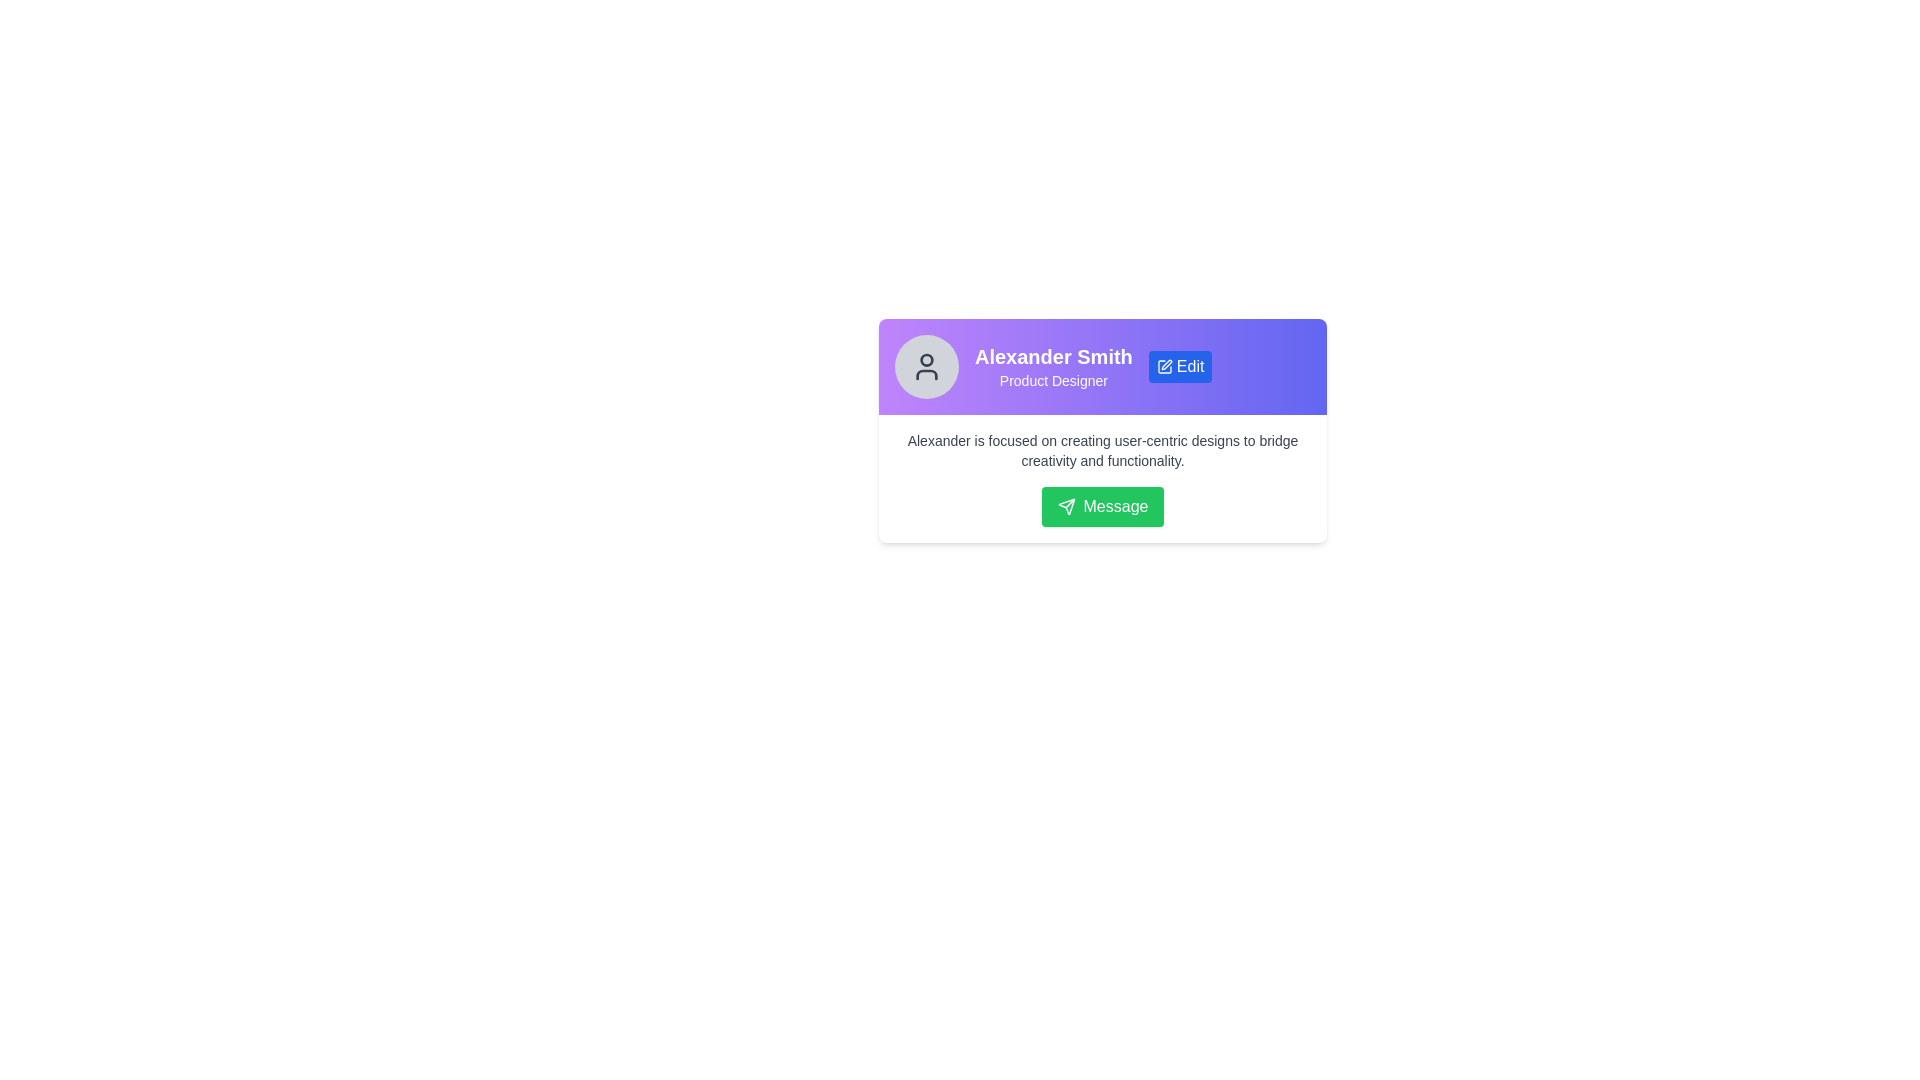 This screenshot has width=1920, height=1080. I want to click on the blue rectangular button labeled 'Edit' with a pencil icon, located to the right of 'Alexander Smith' for keyboard navigation, so click(1180, 366).